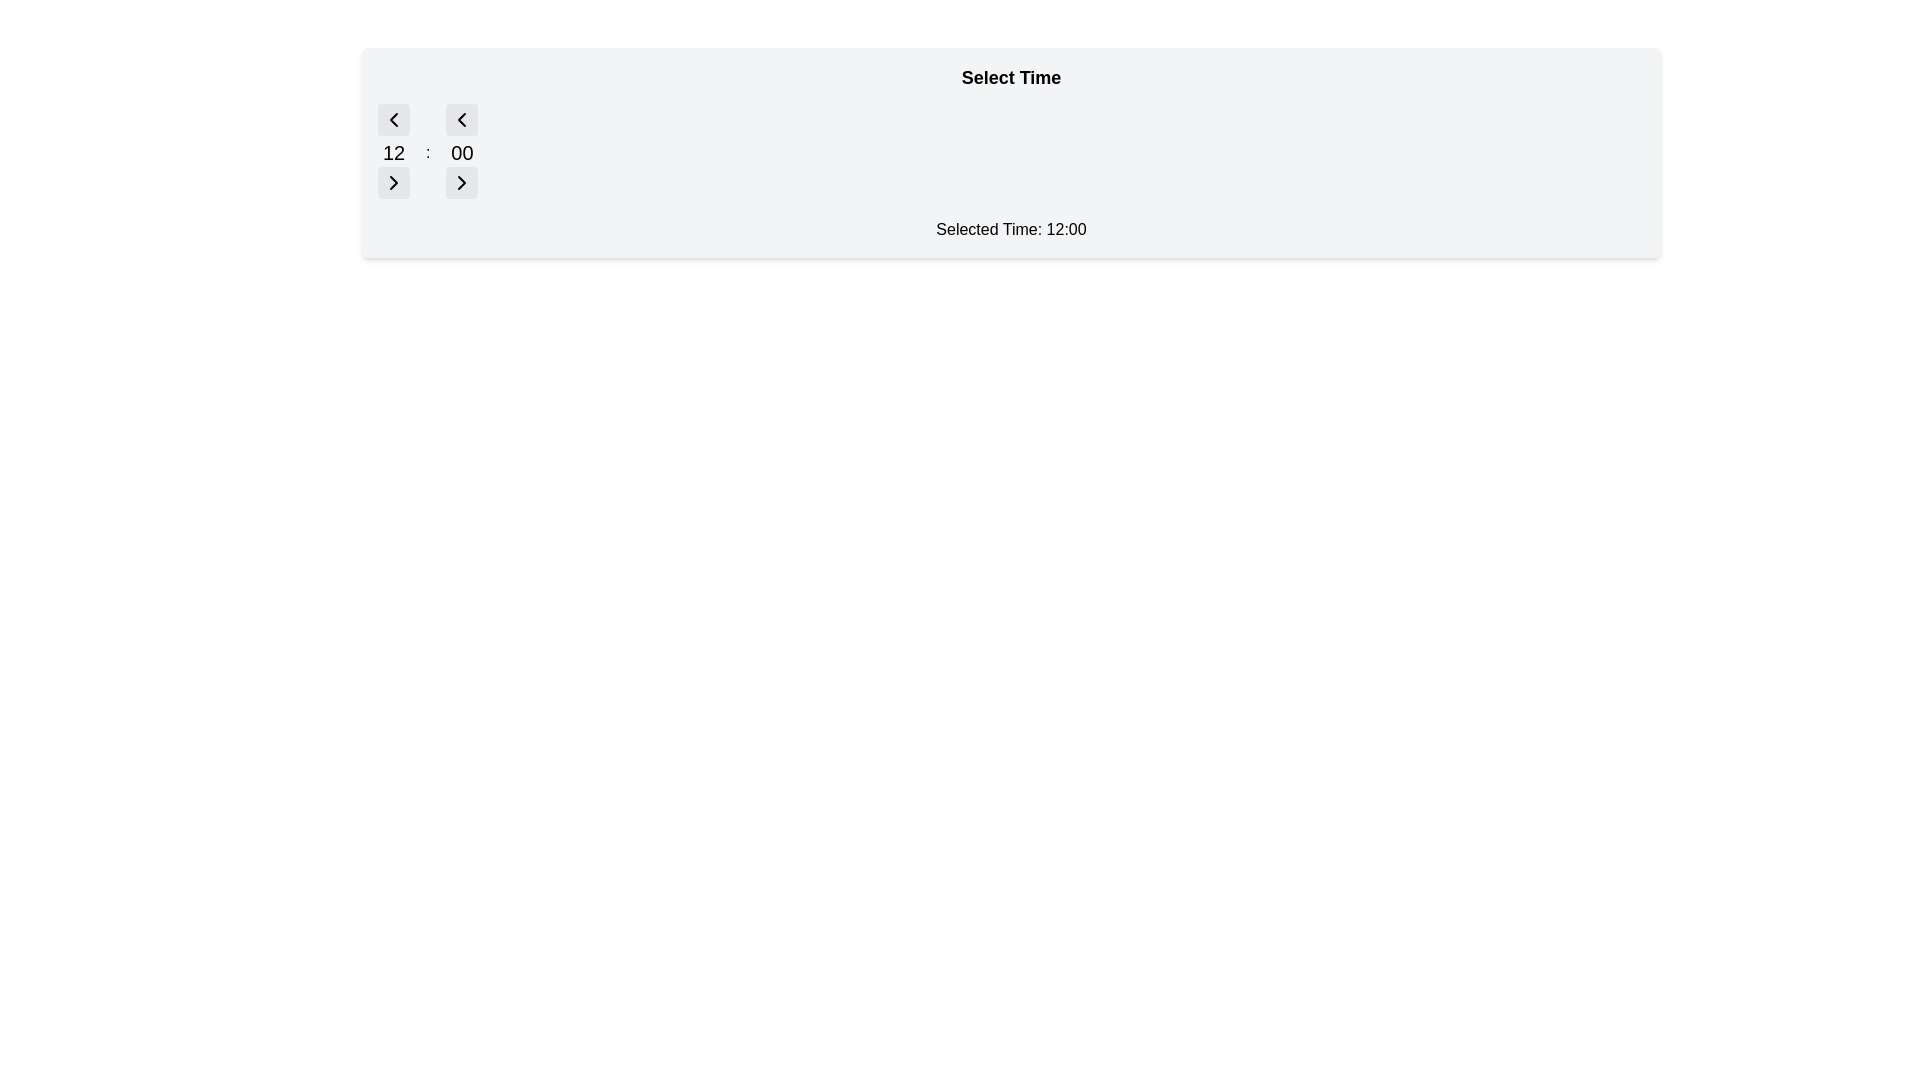 Image resolution: width=1920 pixels, height=1080 pixels. I want to click on the chevron-right SVG icon that serves as the increment button for the time display, located to the right of the time display, so click(393, 182).